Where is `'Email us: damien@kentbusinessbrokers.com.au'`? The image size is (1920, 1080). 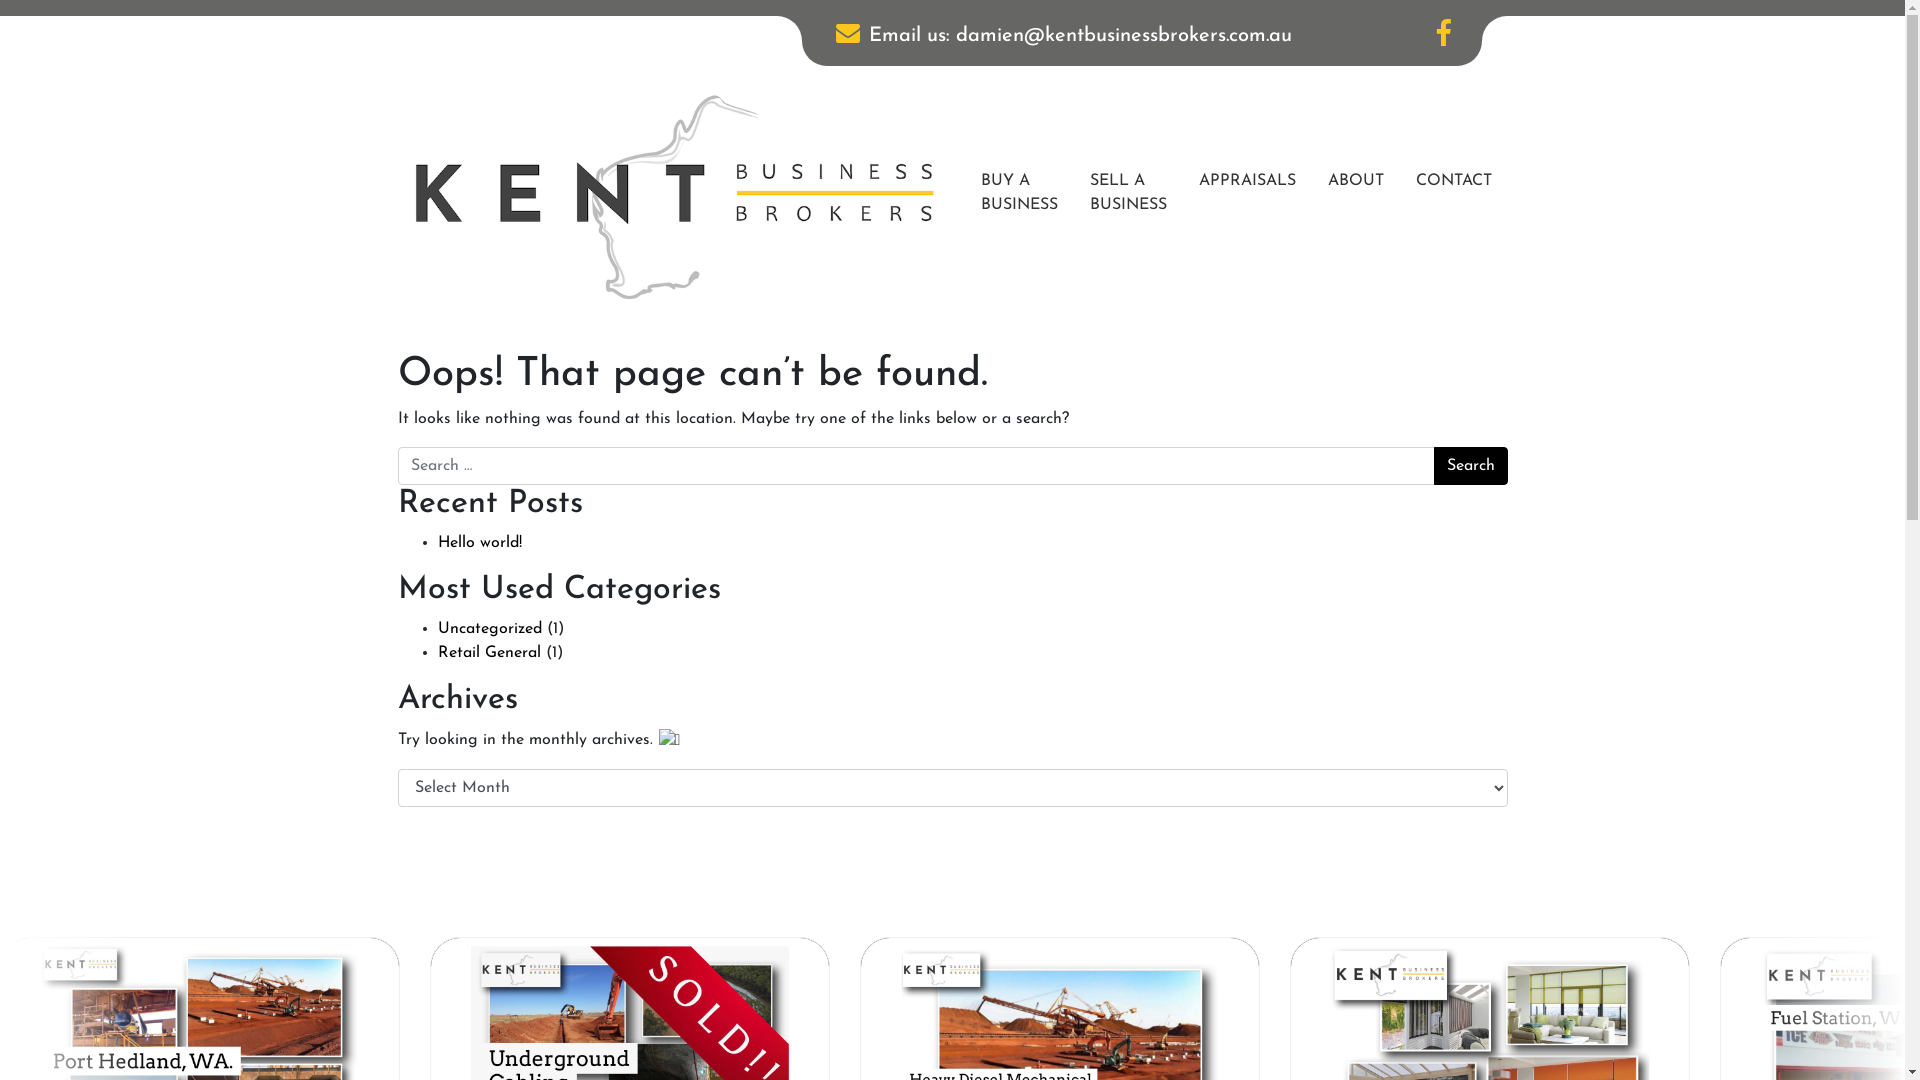 'Email us: damien@kentbusinessbrokers.com.au' is located at coordinates (1060, 41).